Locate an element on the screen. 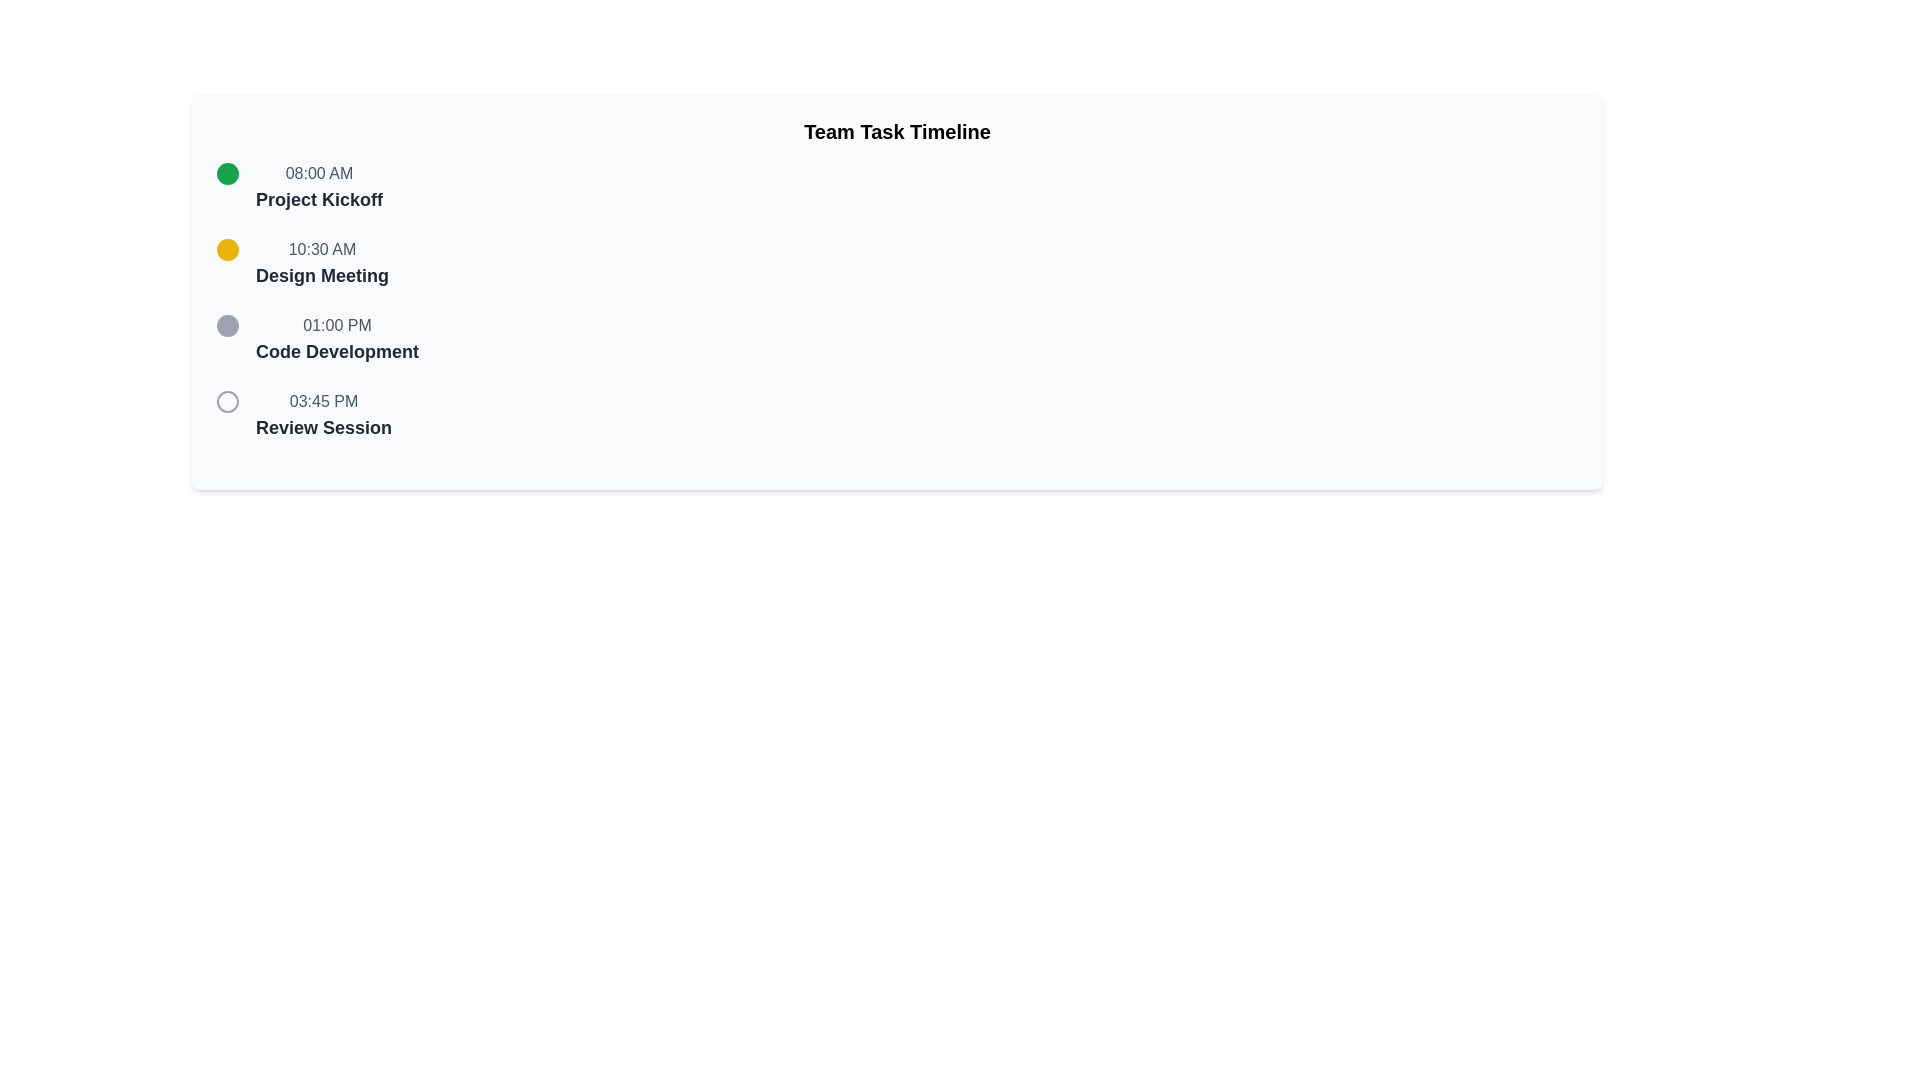  the circular gray Status Indicator located to the left of the 'Code Development' text in the timeline is located at coordinates (227, 325).